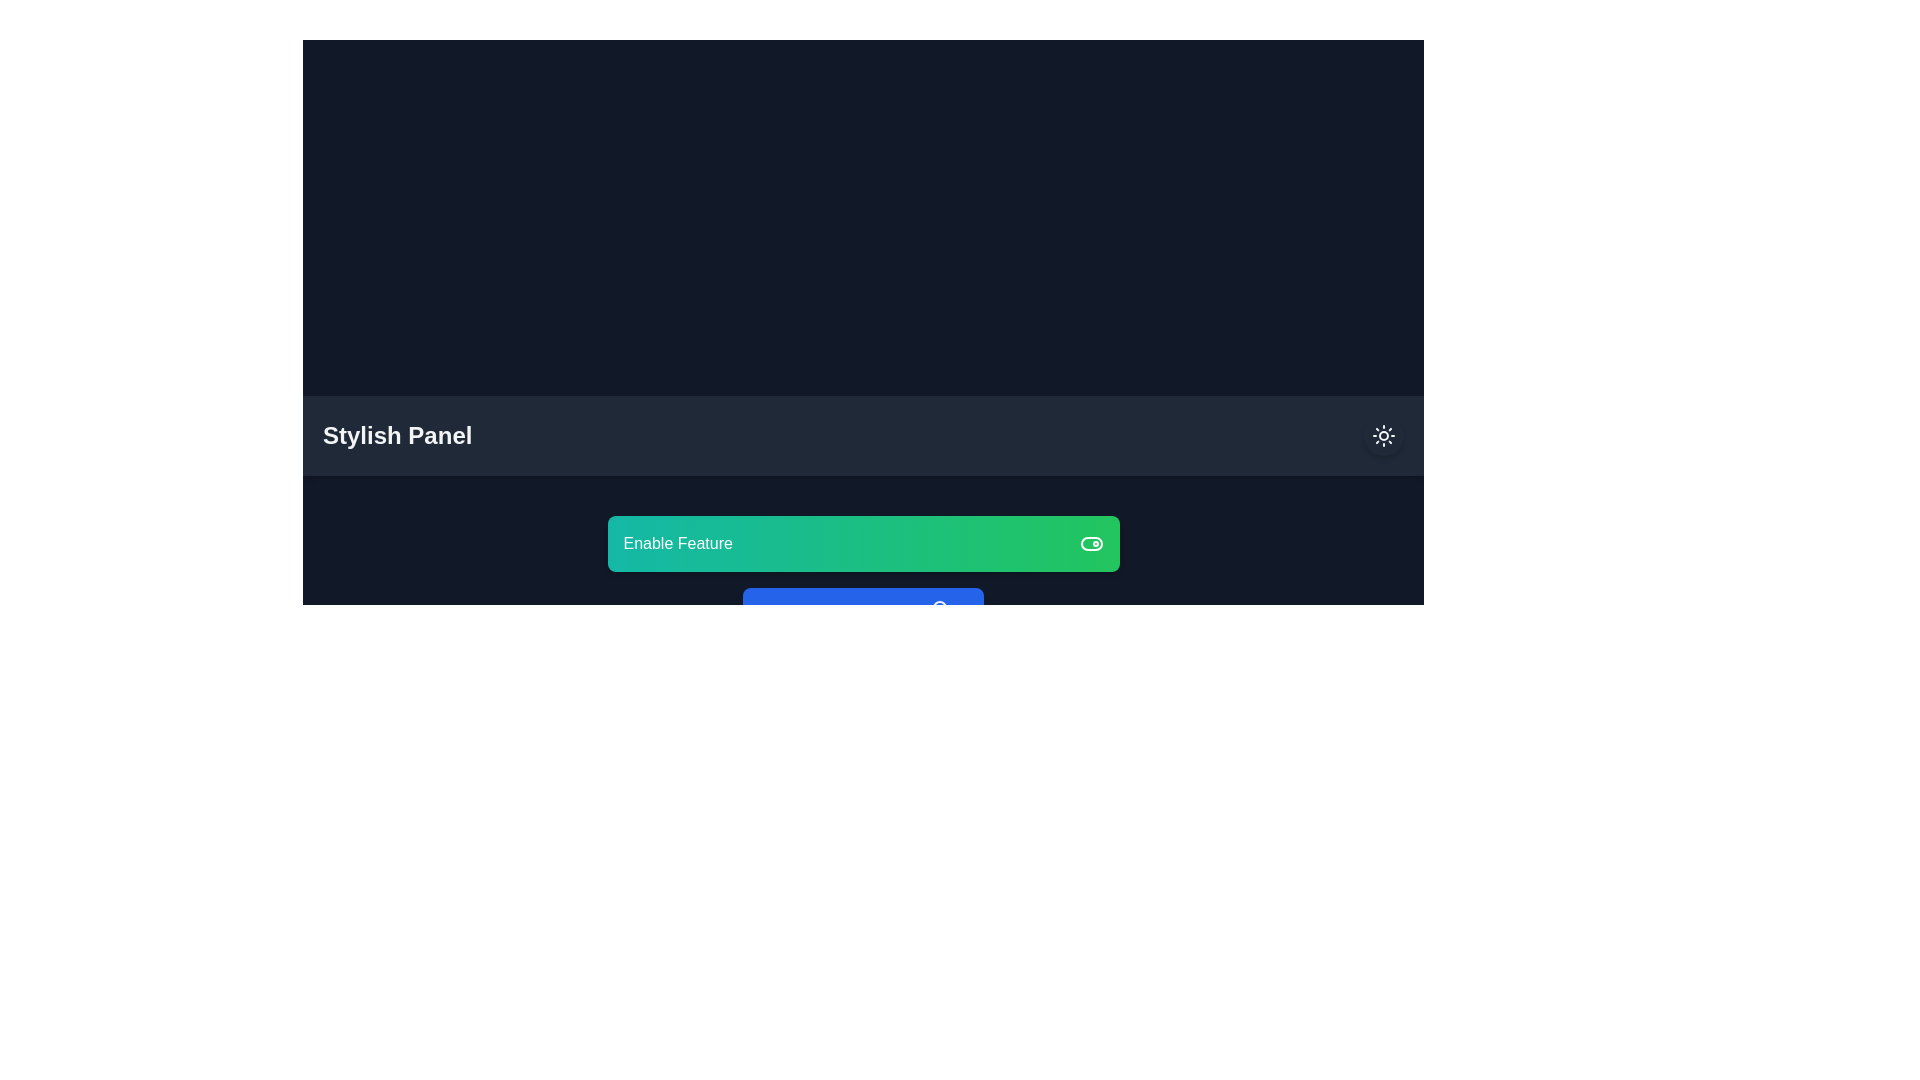  What do you see at coordinates (1382, 434) in the screenshot?
I see `the dark mode toggle button located on the far right side of the 'Stylish Panel' horizontal bar to switch between light and dark themes` at bounding box center [1382, 434].